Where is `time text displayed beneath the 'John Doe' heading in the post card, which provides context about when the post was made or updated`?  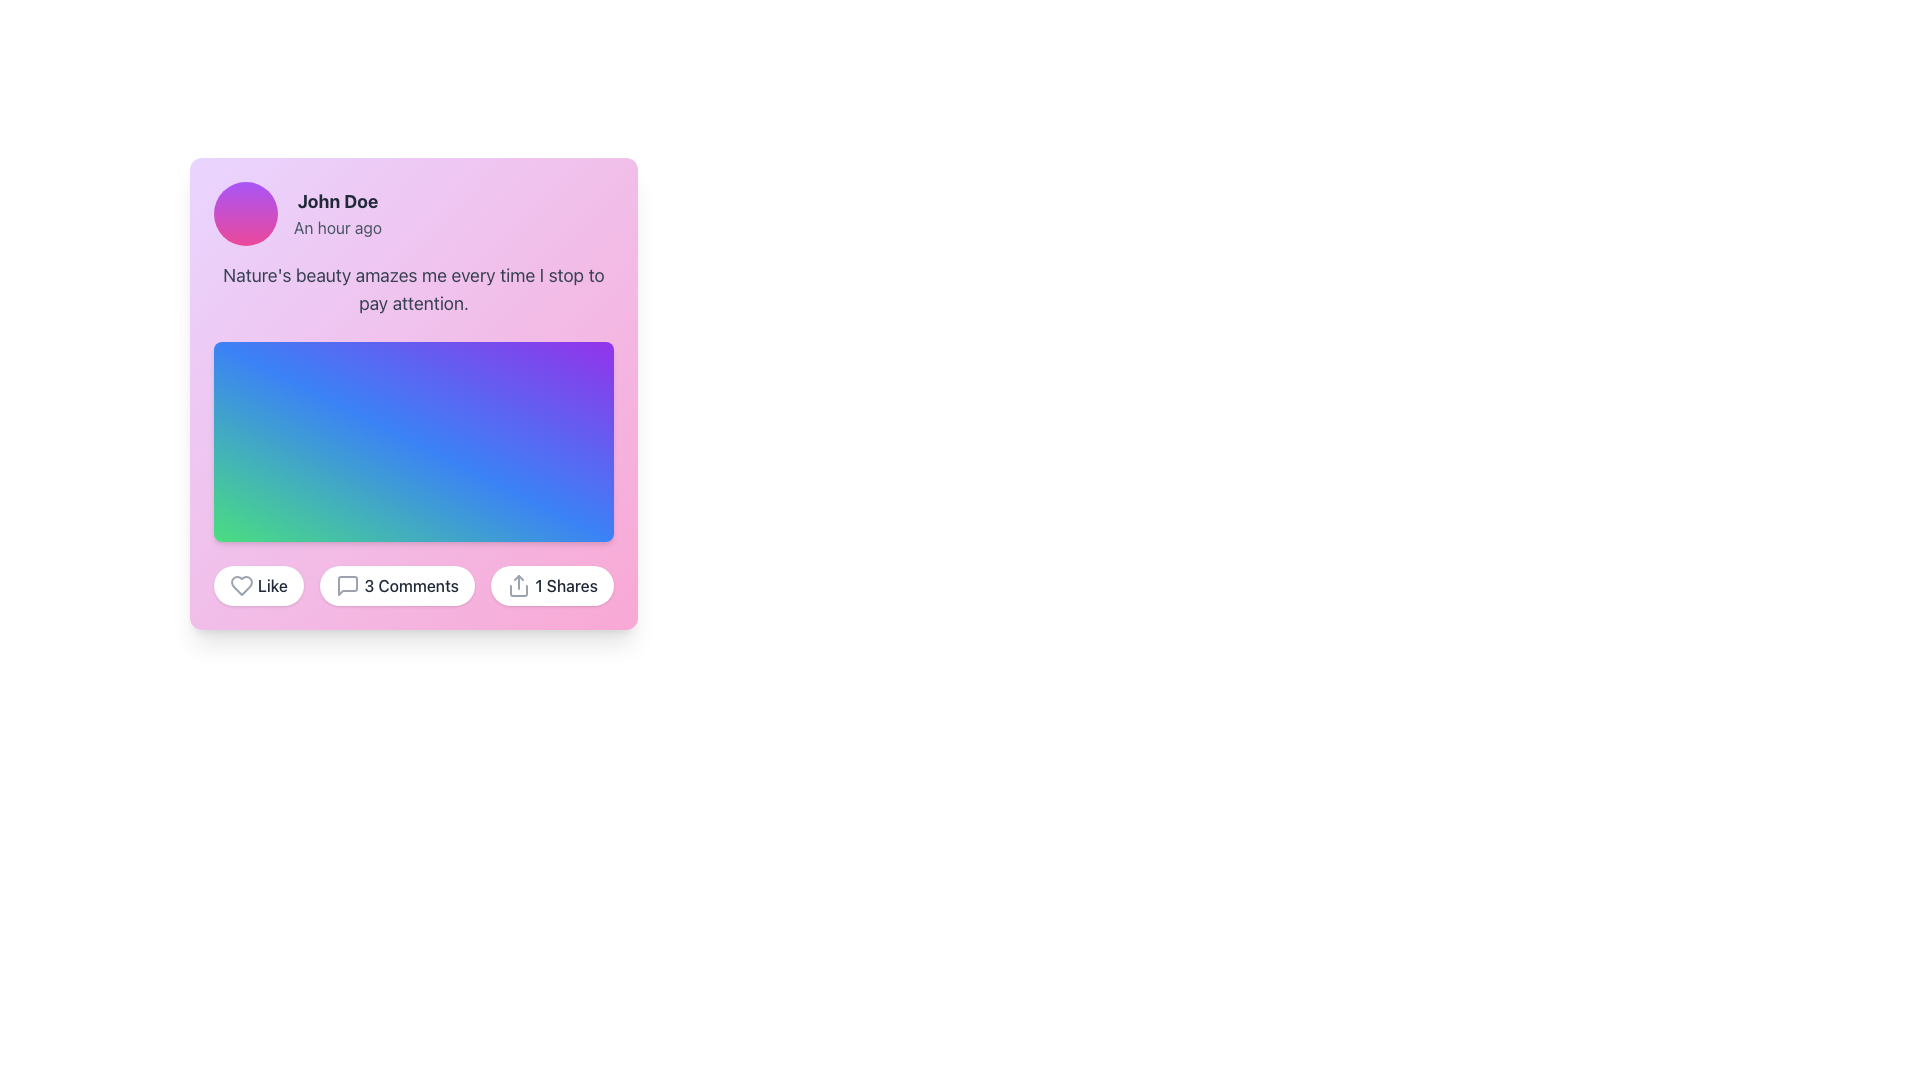 time text displayed beneath the 'John Doe' heading in the post card, which provides context about when the post was made or updated is located at coordinates (337, 226).